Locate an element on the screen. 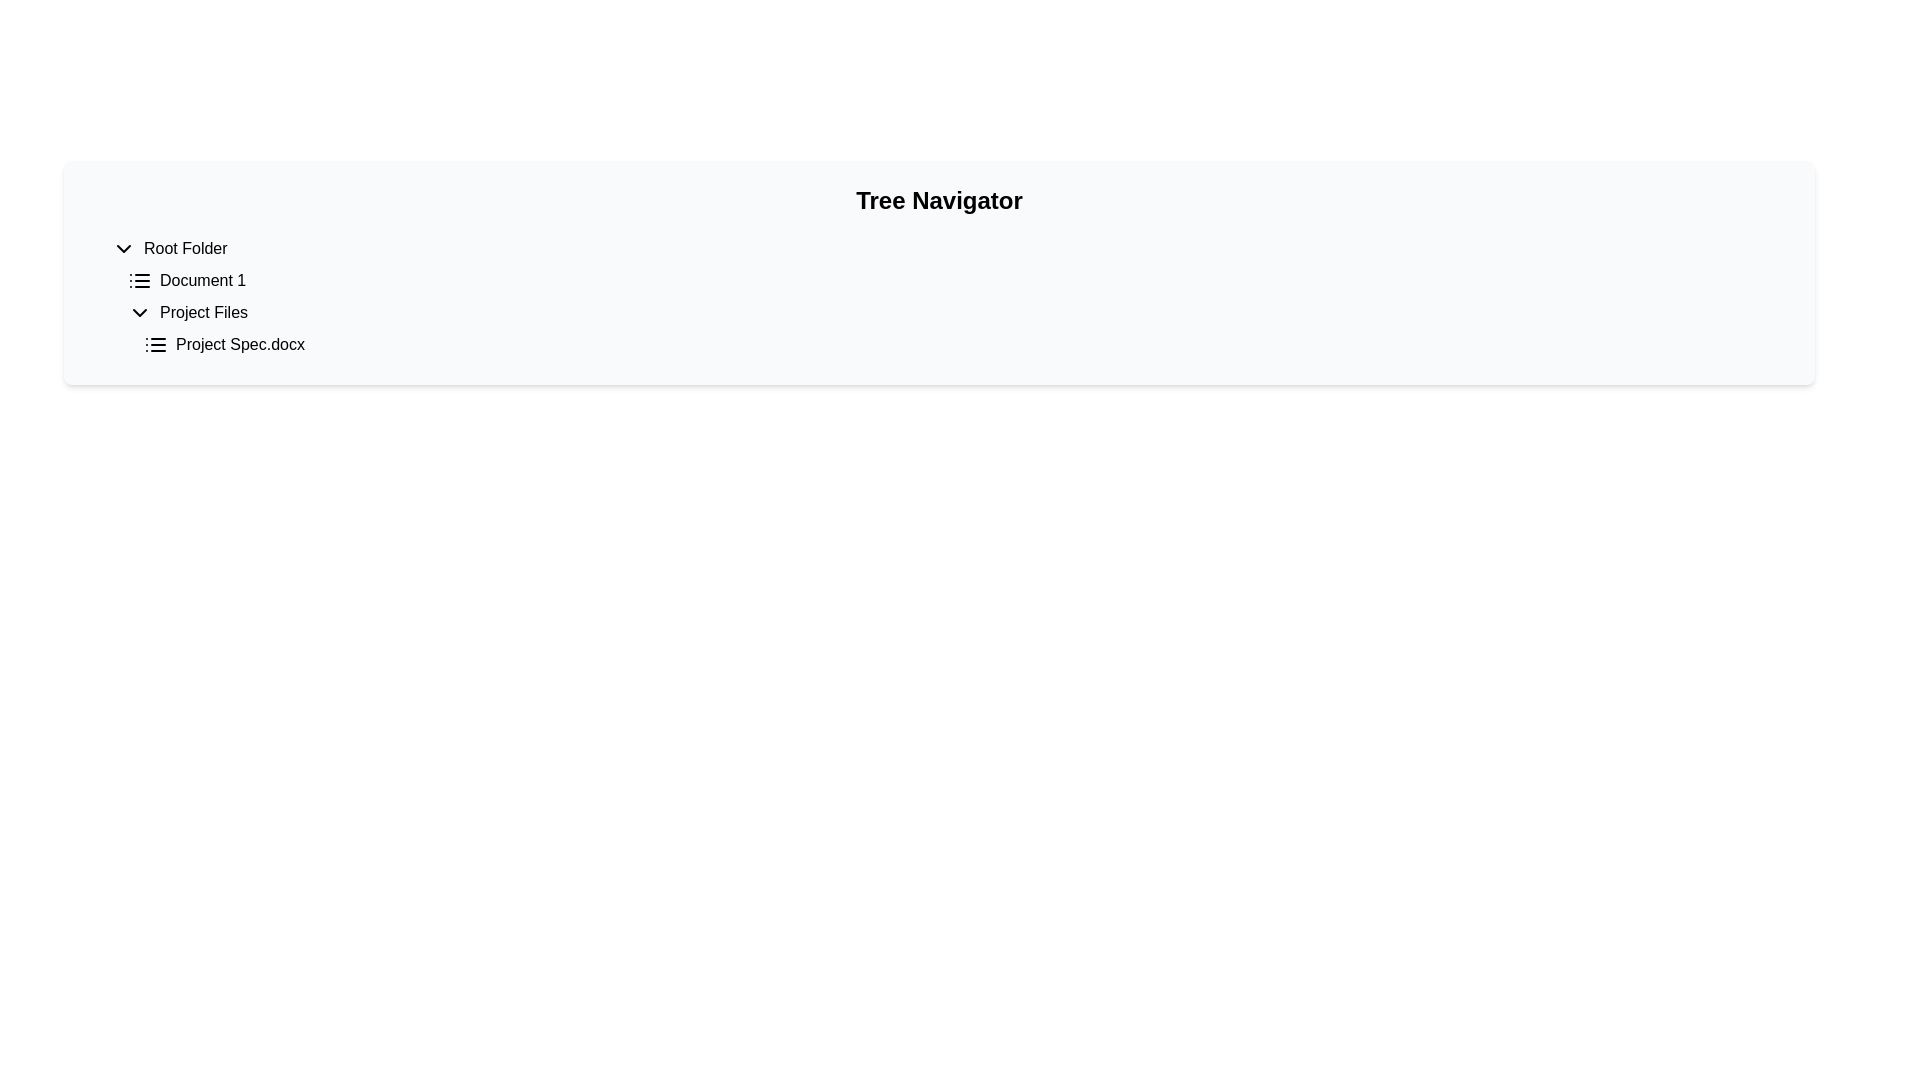 The image size is (1920, 1080). the downward-pointing chevron icon is located at coordinates (123, 248).